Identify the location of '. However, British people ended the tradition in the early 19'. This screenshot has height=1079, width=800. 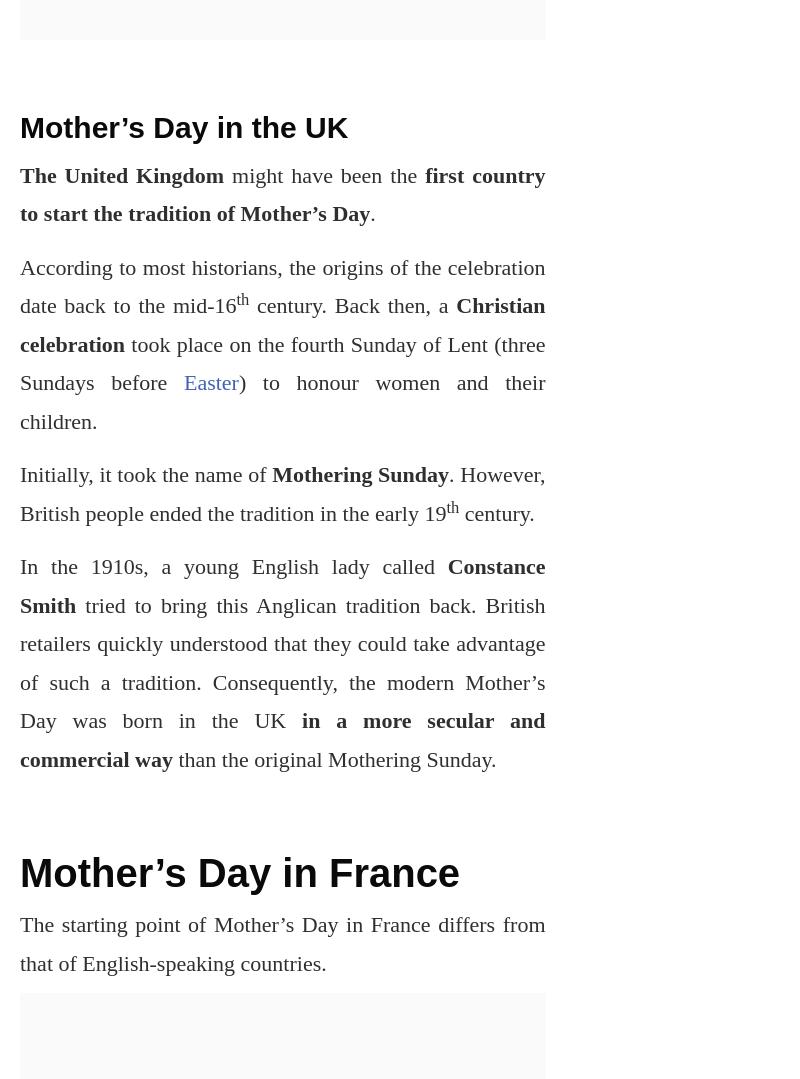
(282, 492).